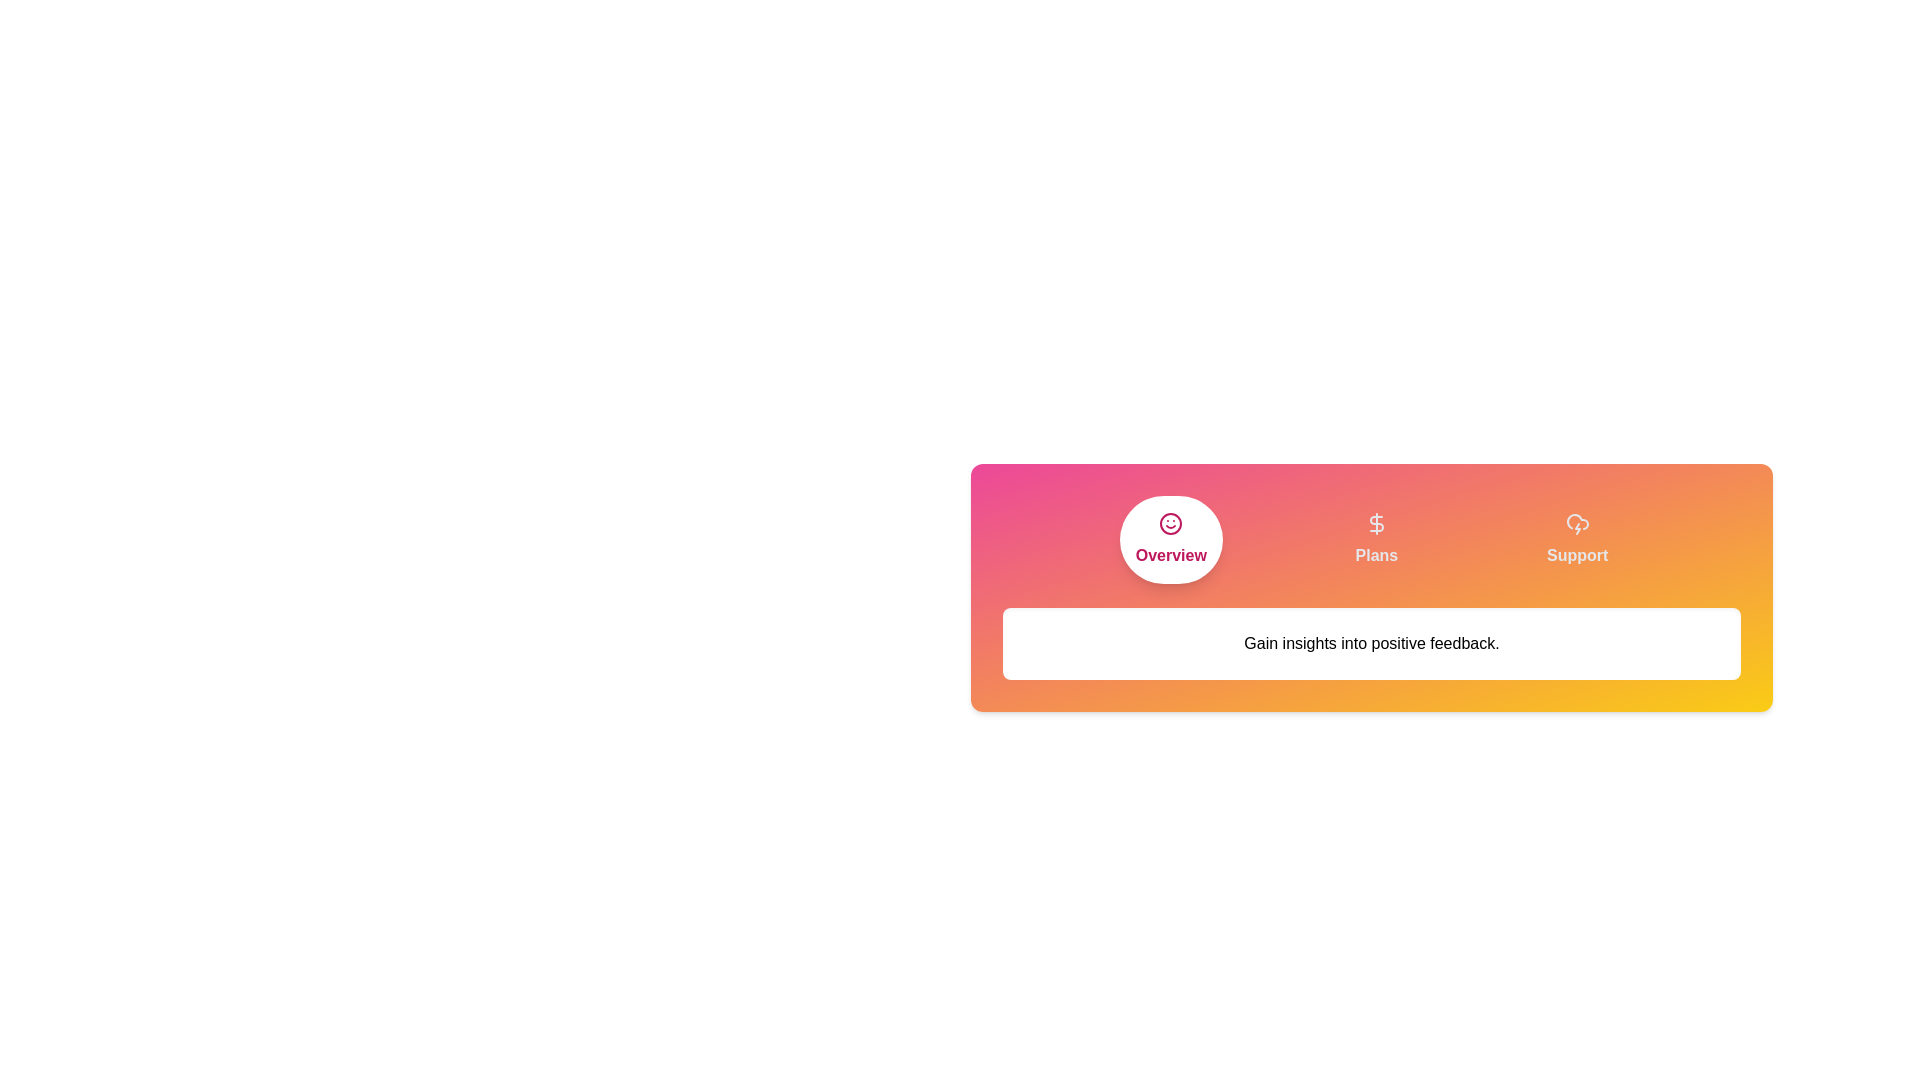  What do you see at coordinates (1375, 540) in the screenshot?
I see `the Plans tab to activate it` at bounding box center [1375, 540].